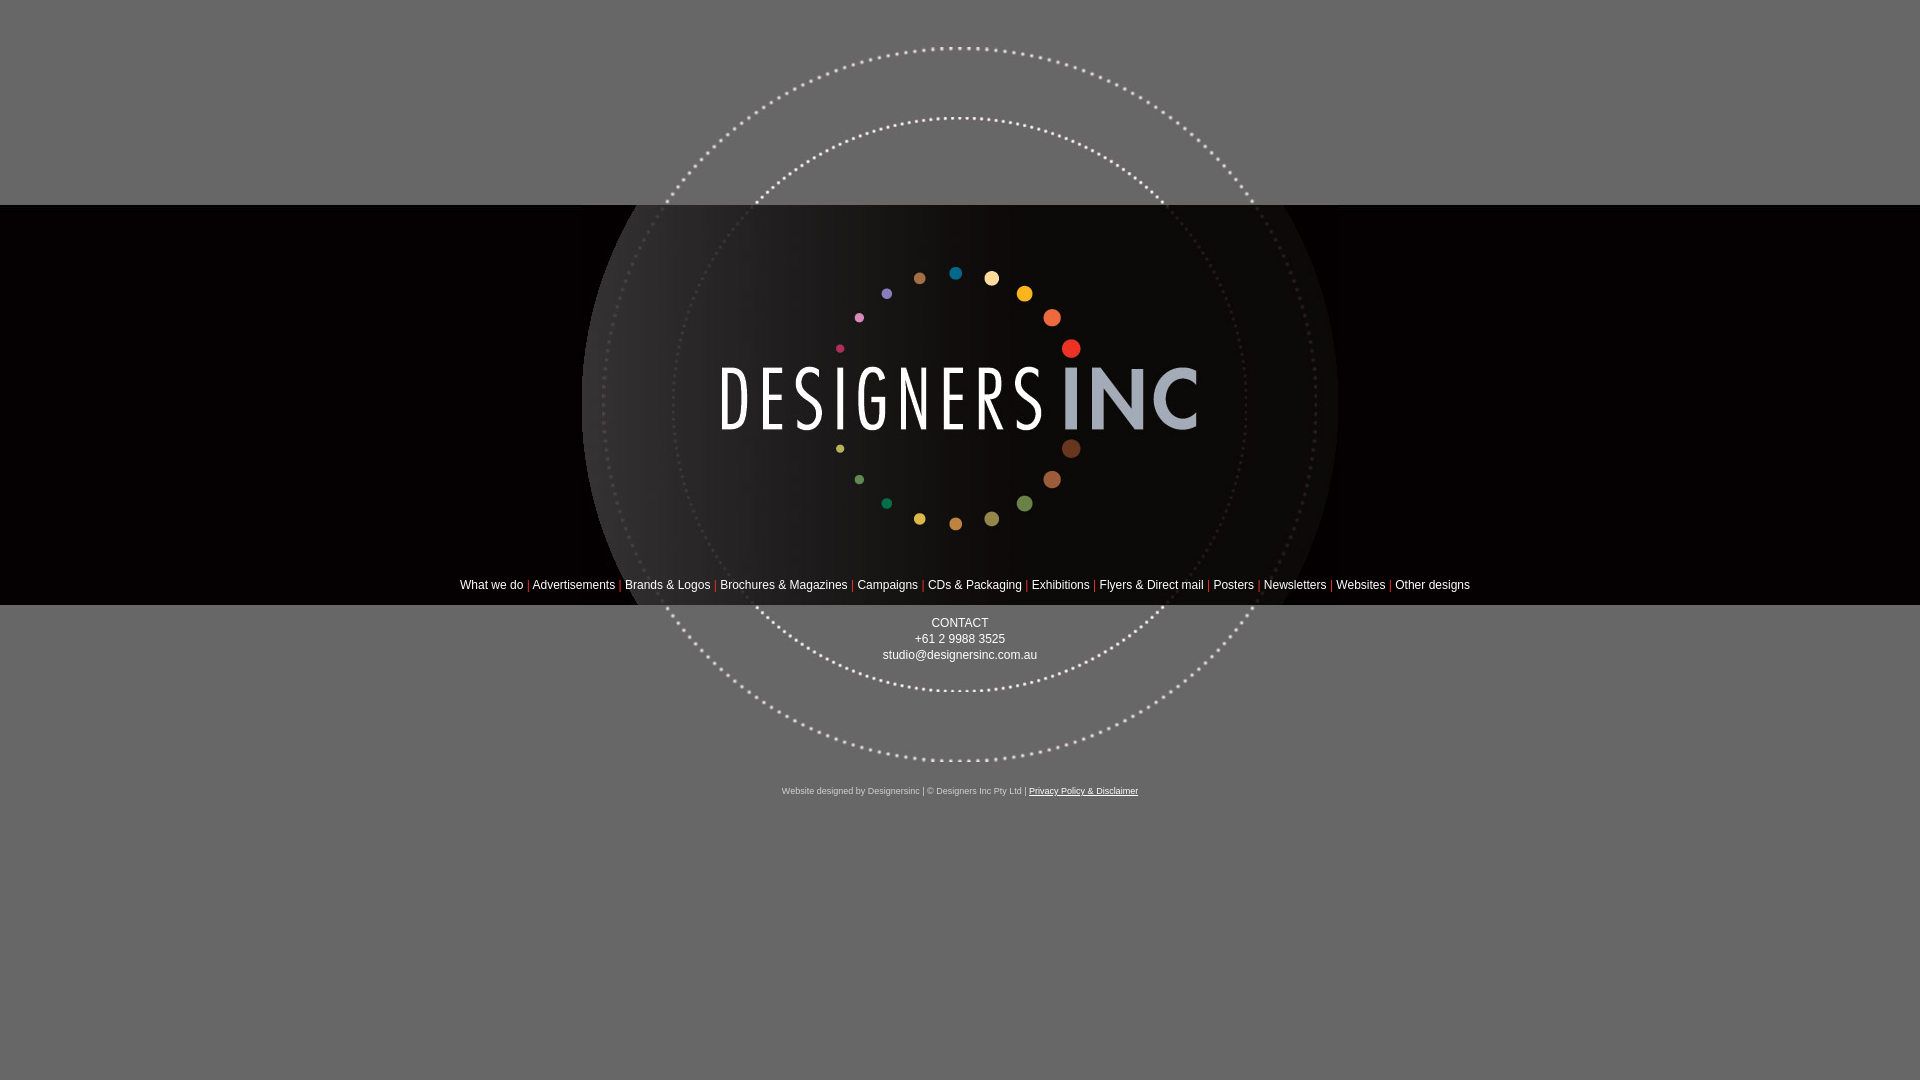  I want to click on 'Posters', so click(1212, 585).